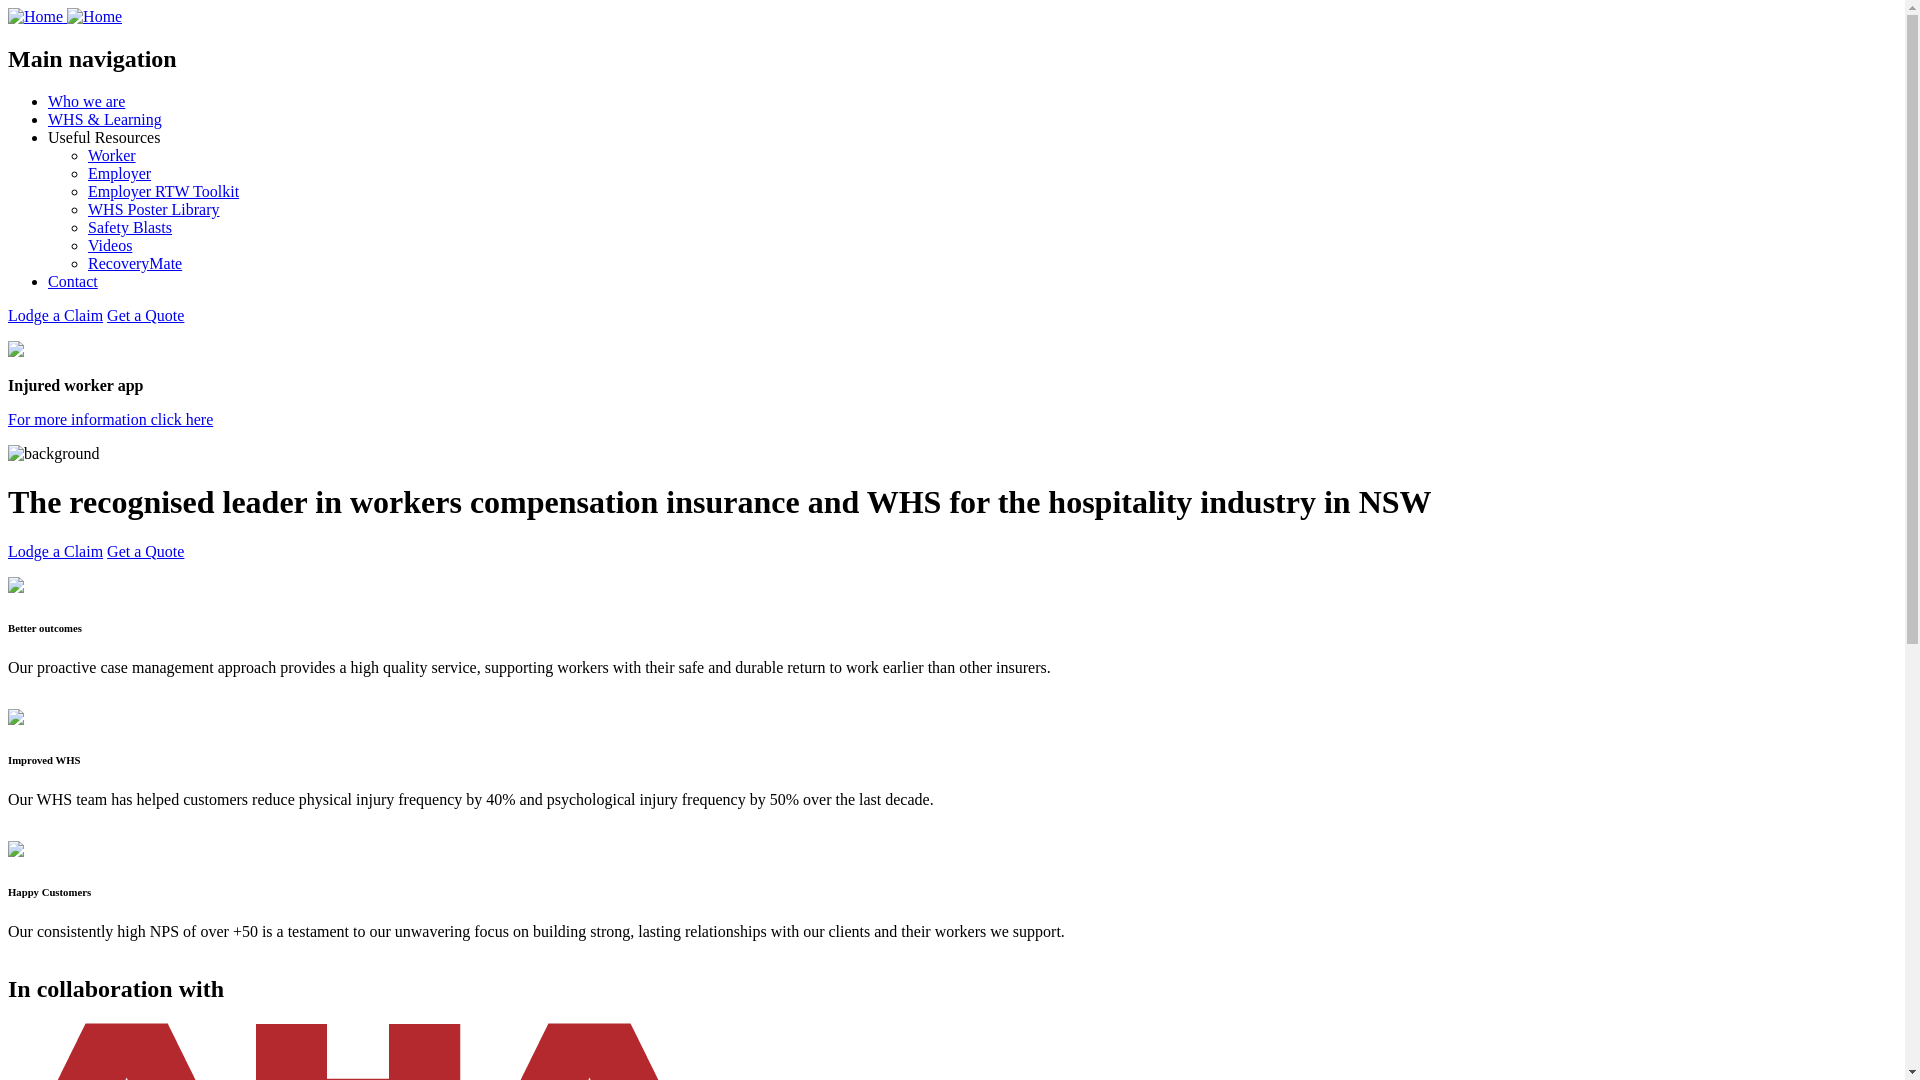  Describe the element at coordinates (833, 538) in the screenshot. I see `'Go to hii.au'` at that location.